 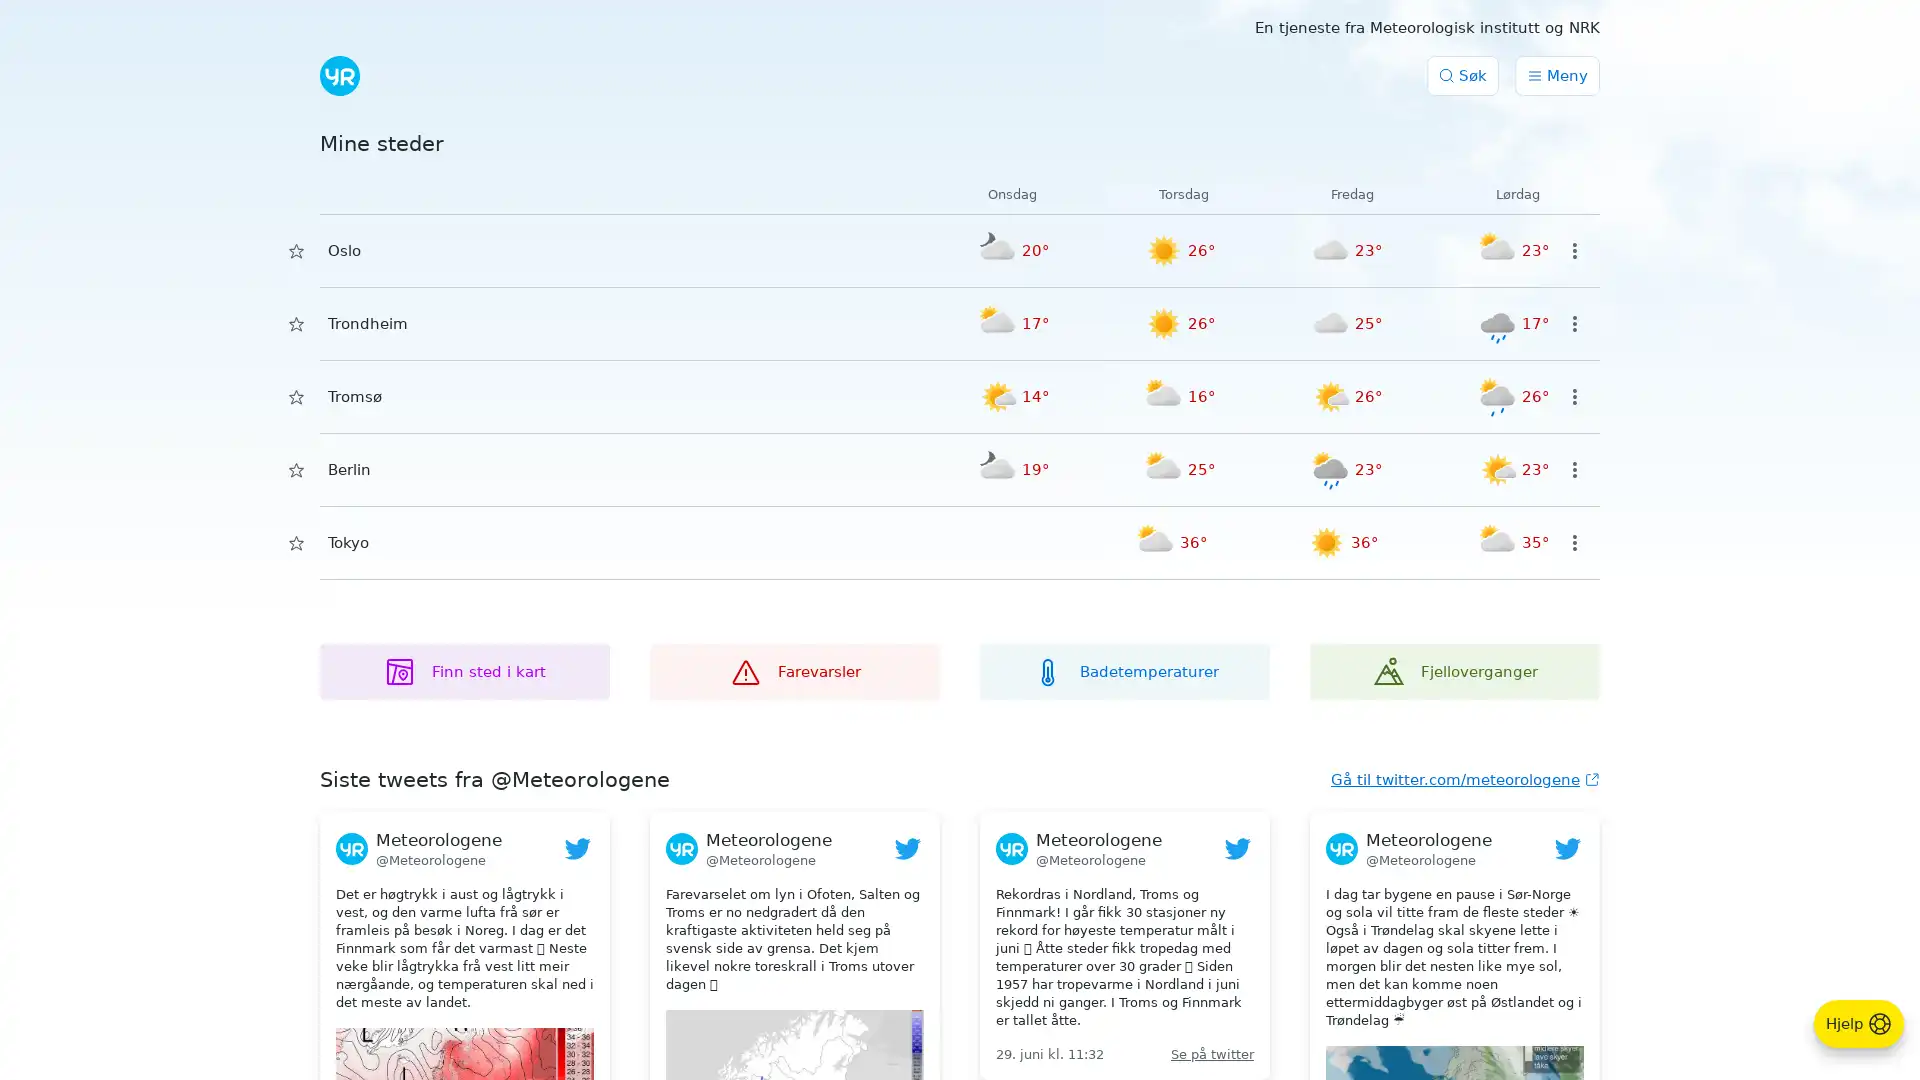 What do you see at coordinates (1556, 75) in the screenshot?
I see `Meny` at bounding box center [1556, 75].